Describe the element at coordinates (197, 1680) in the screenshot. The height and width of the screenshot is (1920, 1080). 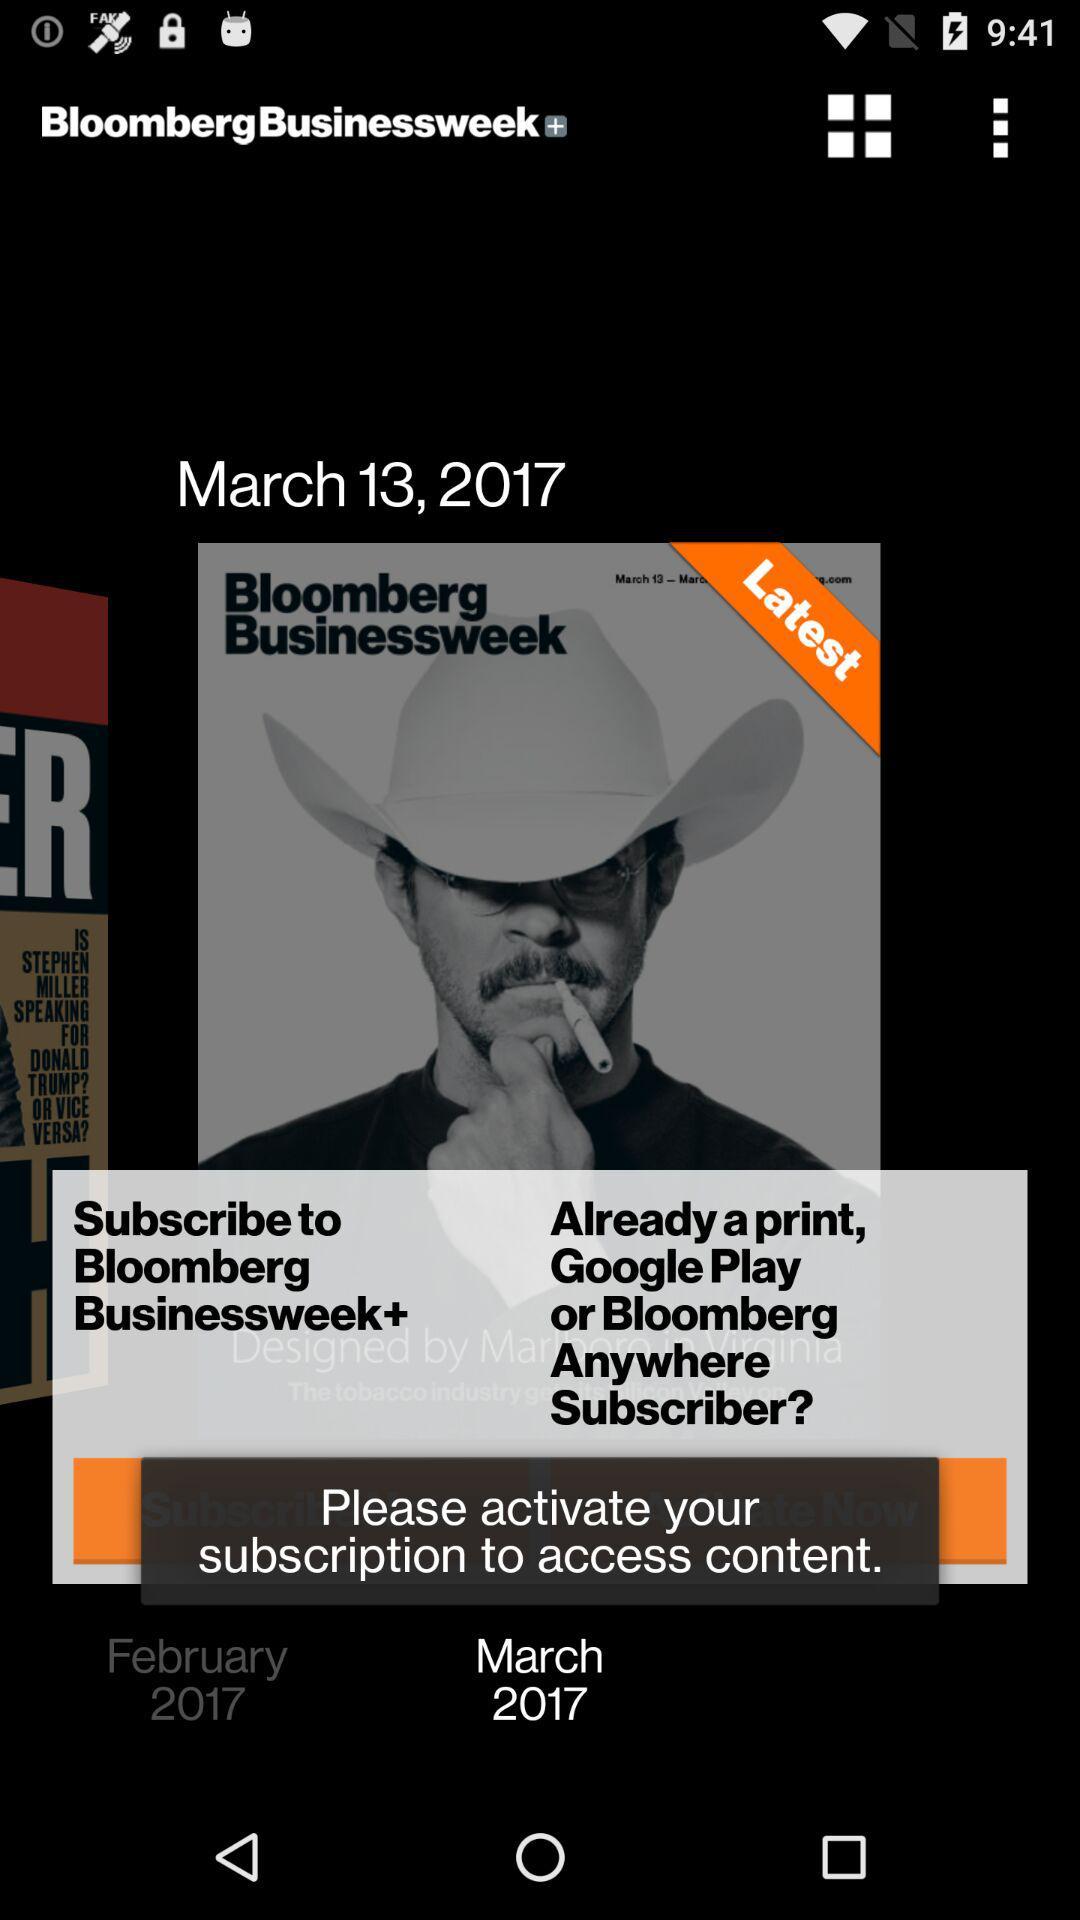
I see `the item to the left of march` at that location.